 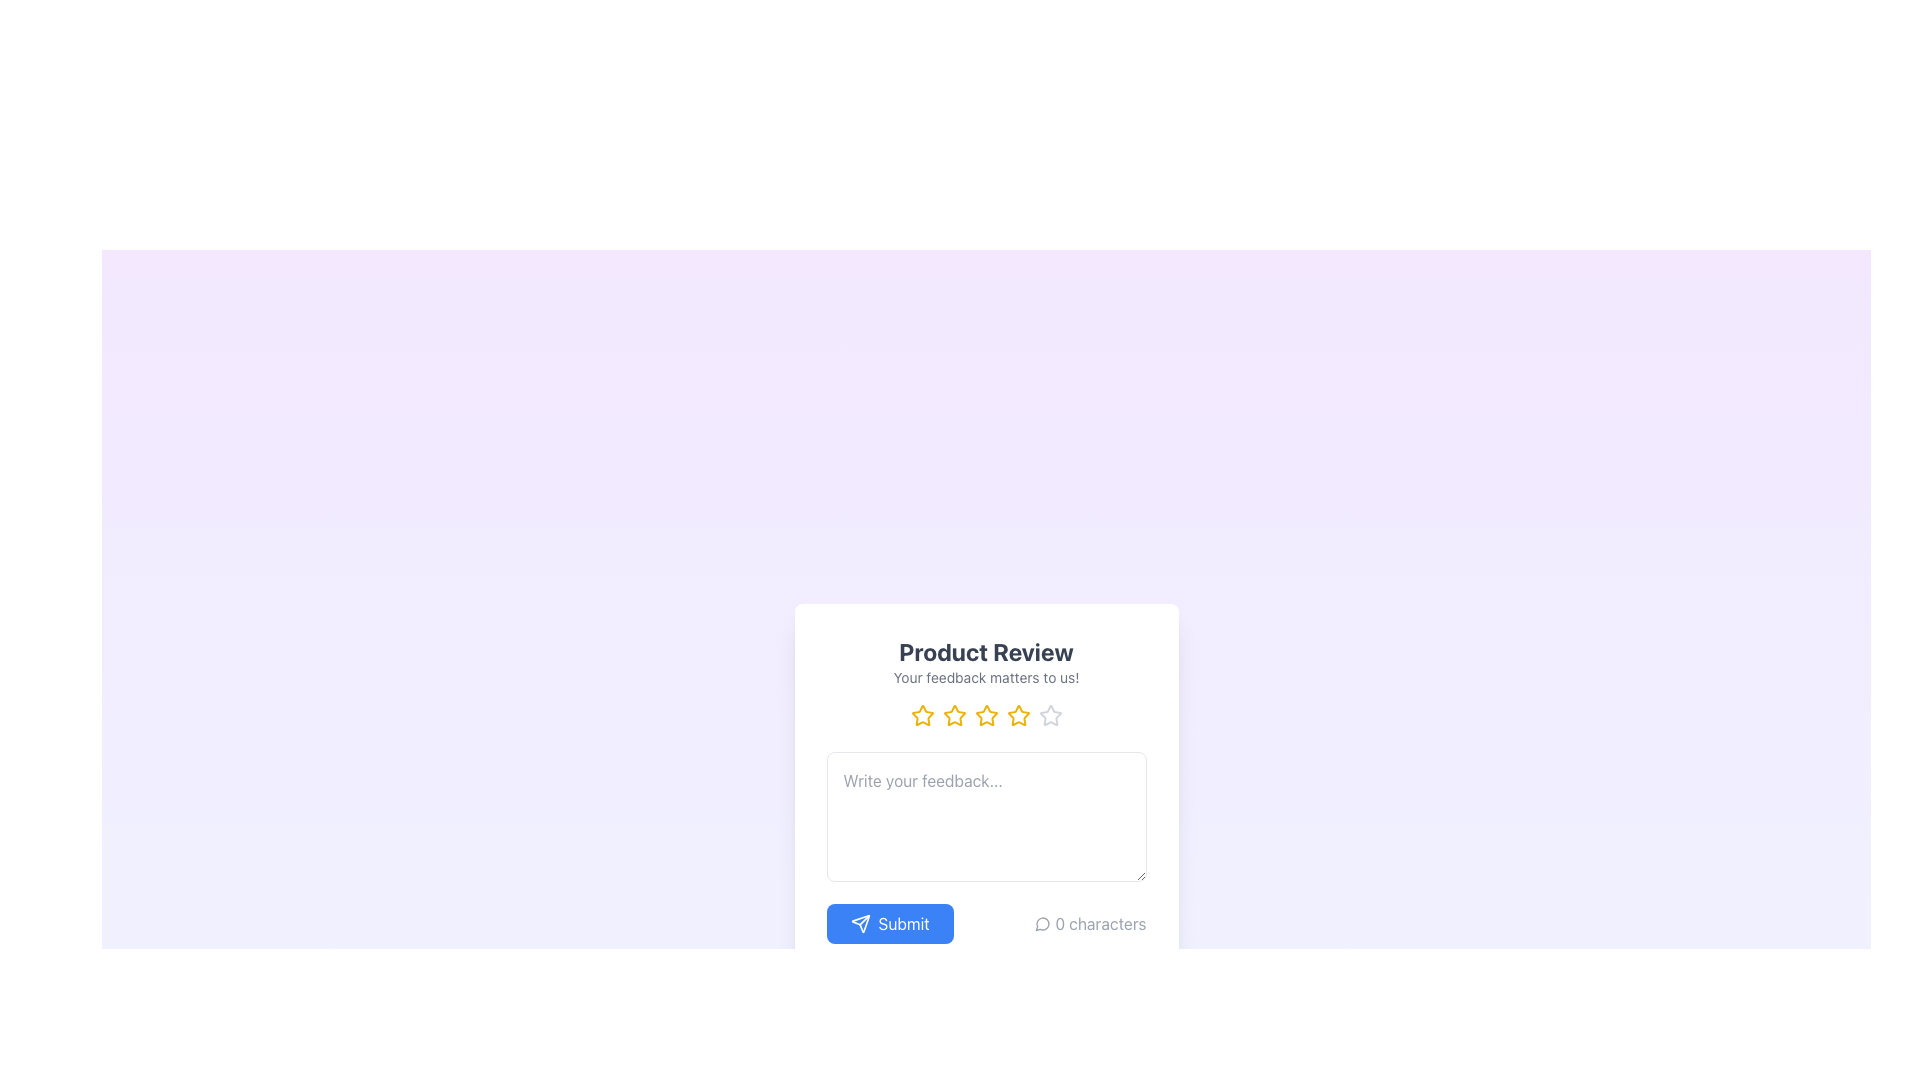 What do you see at coordinates (953, 714) in the screenshot?
I see `the second star icon in the rating system` at bounding box center [953, 714].